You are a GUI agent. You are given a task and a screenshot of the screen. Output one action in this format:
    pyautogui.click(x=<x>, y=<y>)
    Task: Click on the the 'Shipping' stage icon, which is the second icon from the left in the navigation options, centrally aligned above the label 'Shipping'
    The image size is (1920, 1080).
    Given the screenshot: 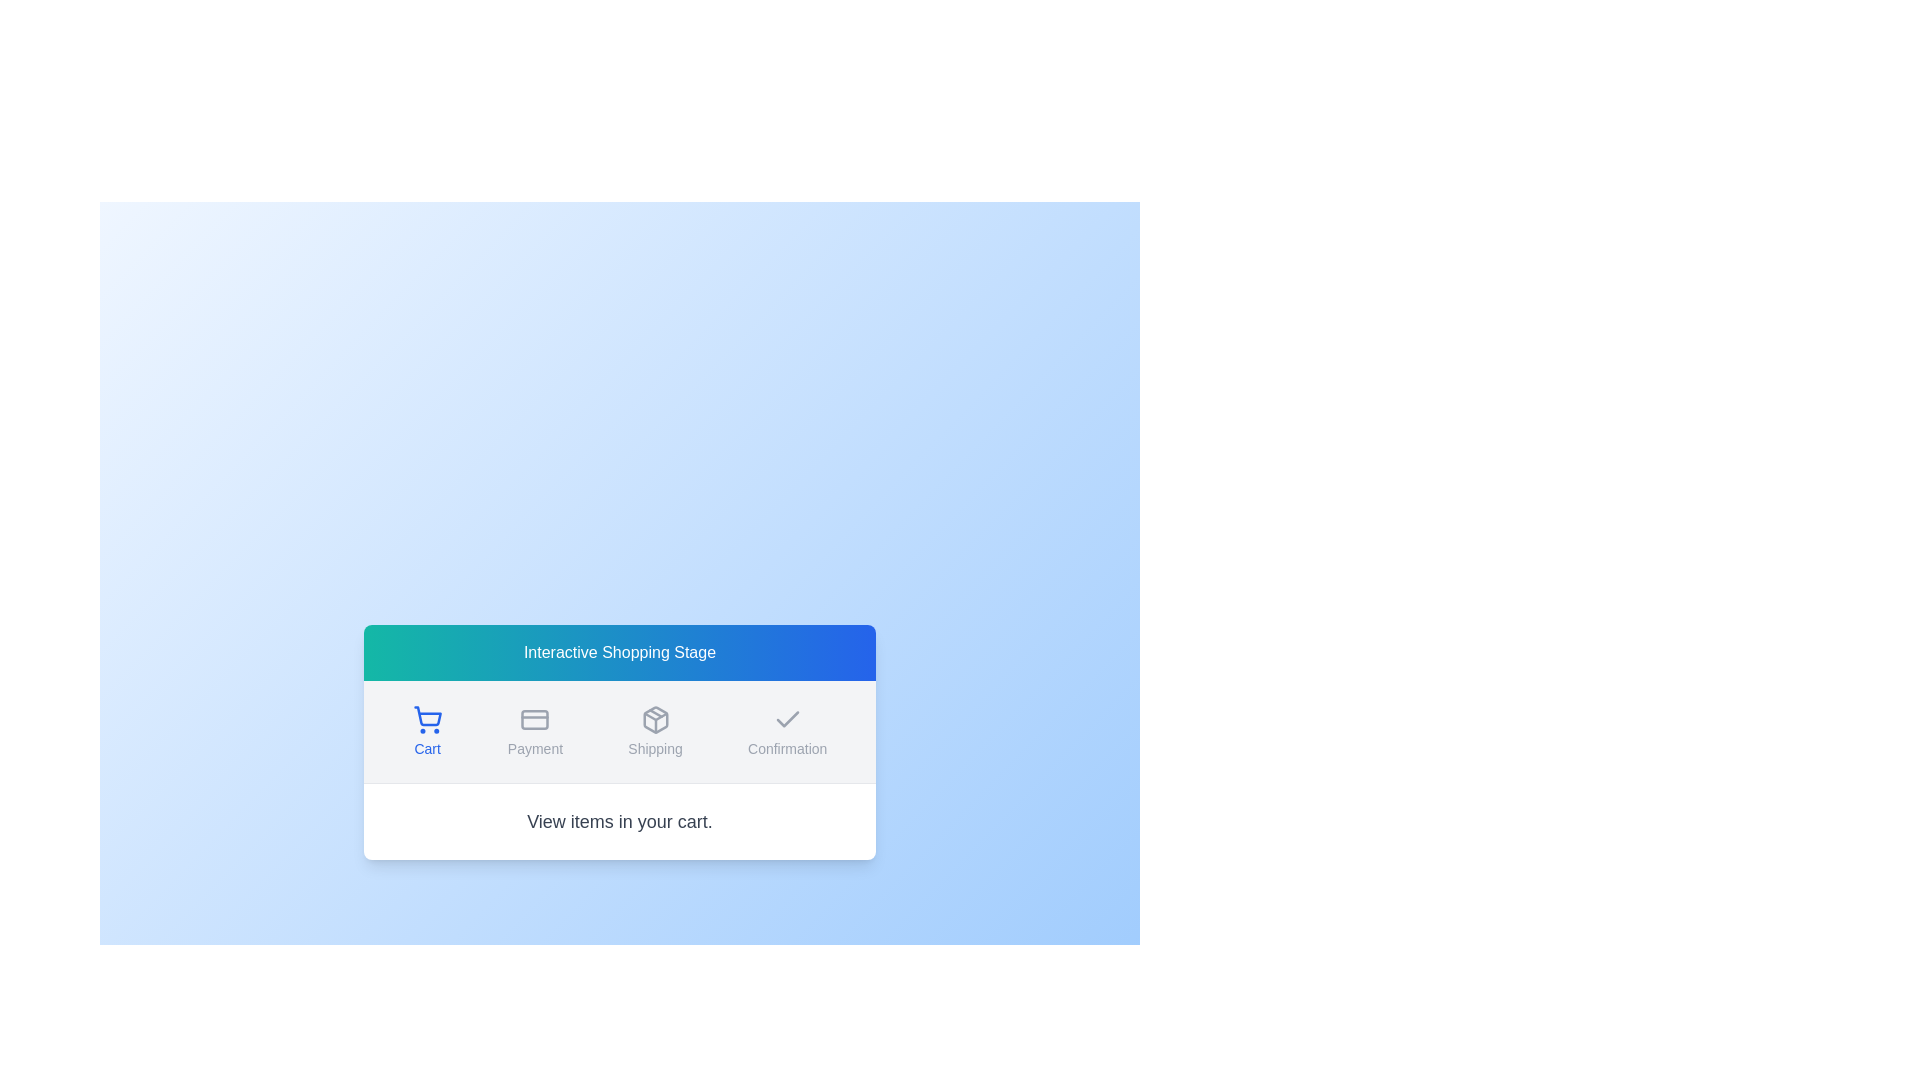 What is the action you would take?
    pyautogui.click(x=655, y=718)
    